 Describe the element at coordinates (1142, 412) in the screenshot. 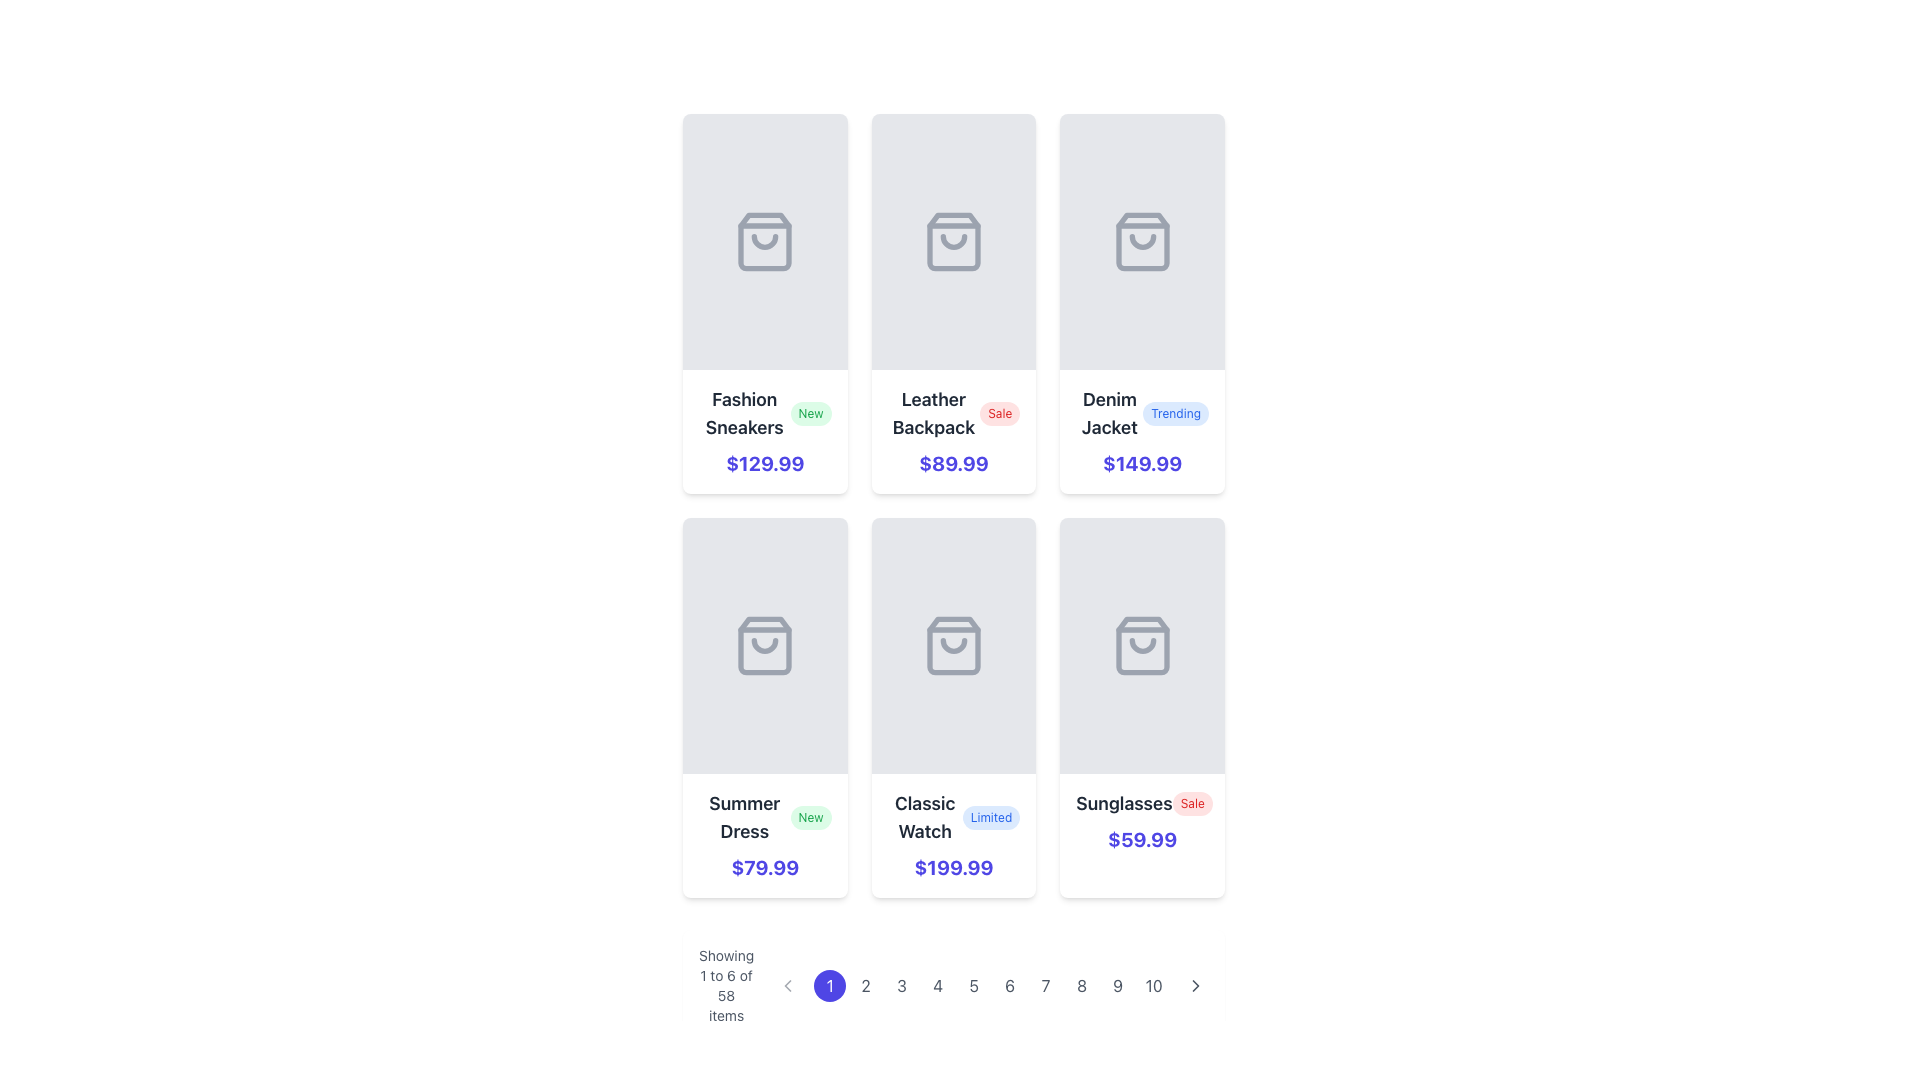

I see `the 'Trending' badge next to the 'Denim Jacket' title` at that location.